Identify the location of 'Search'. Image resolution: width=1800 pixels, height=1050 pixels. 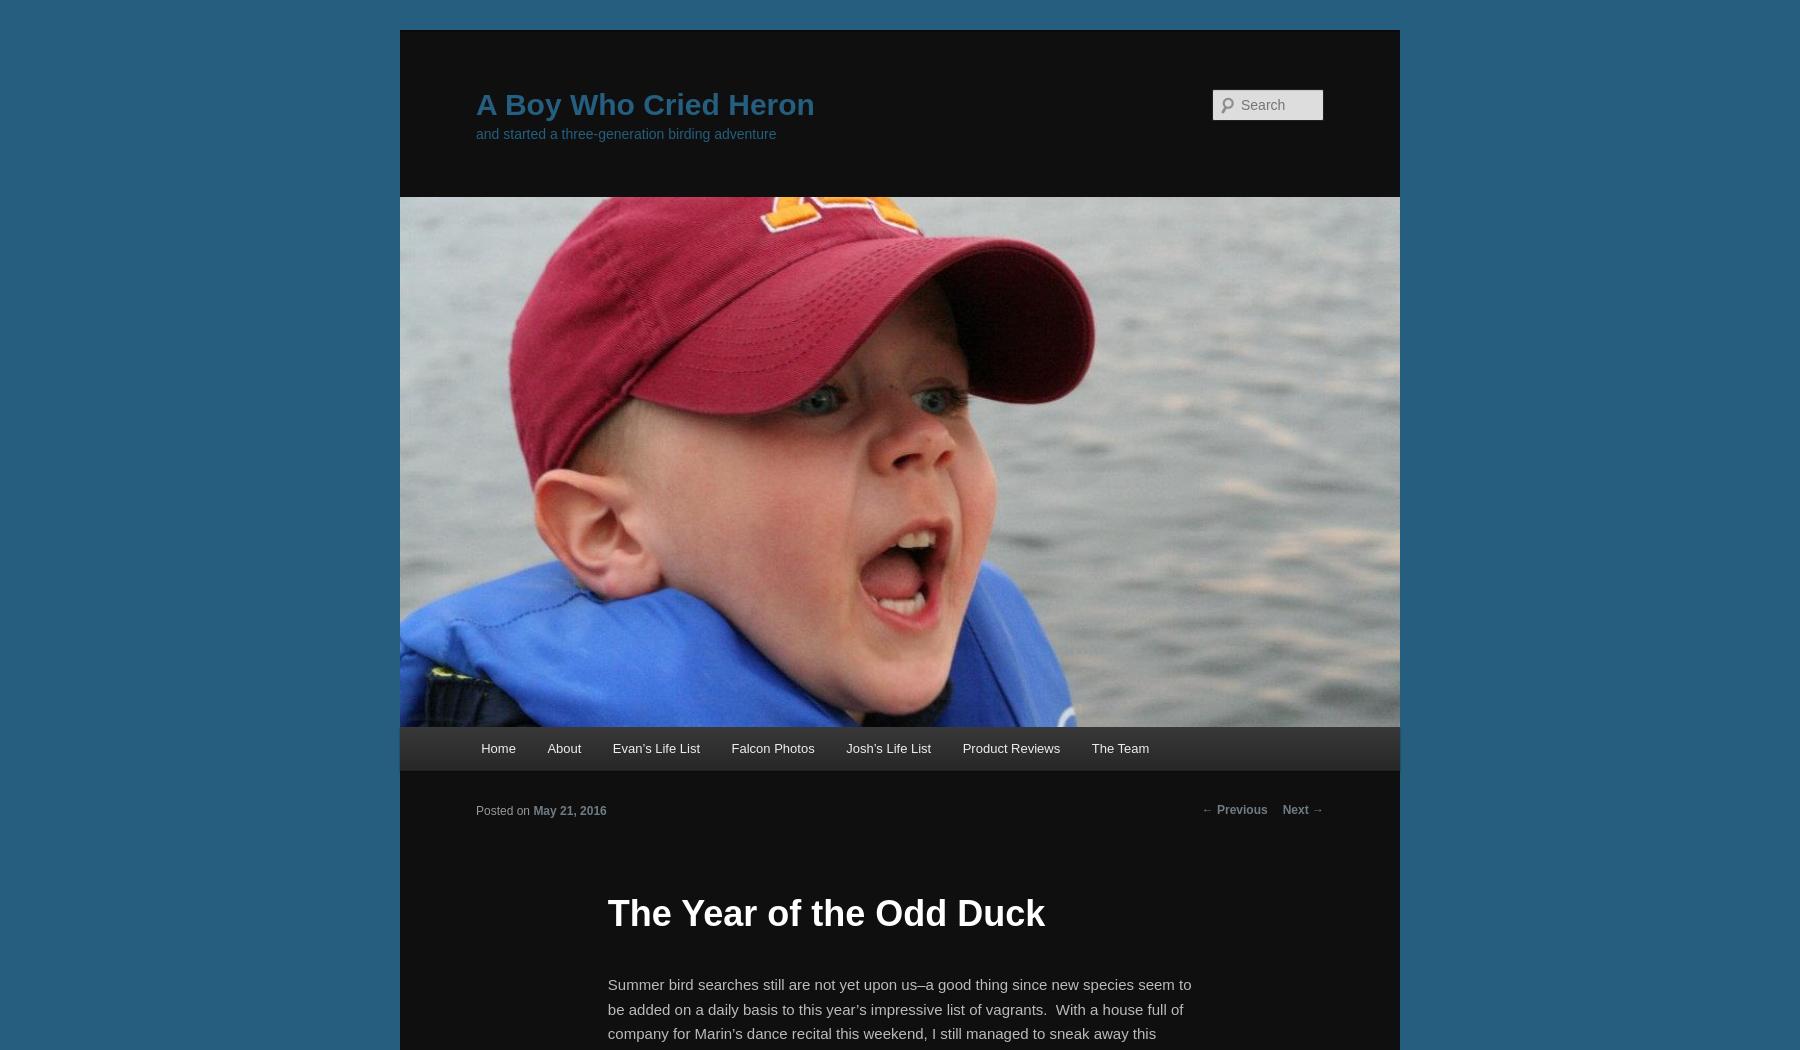
(1347, 100).